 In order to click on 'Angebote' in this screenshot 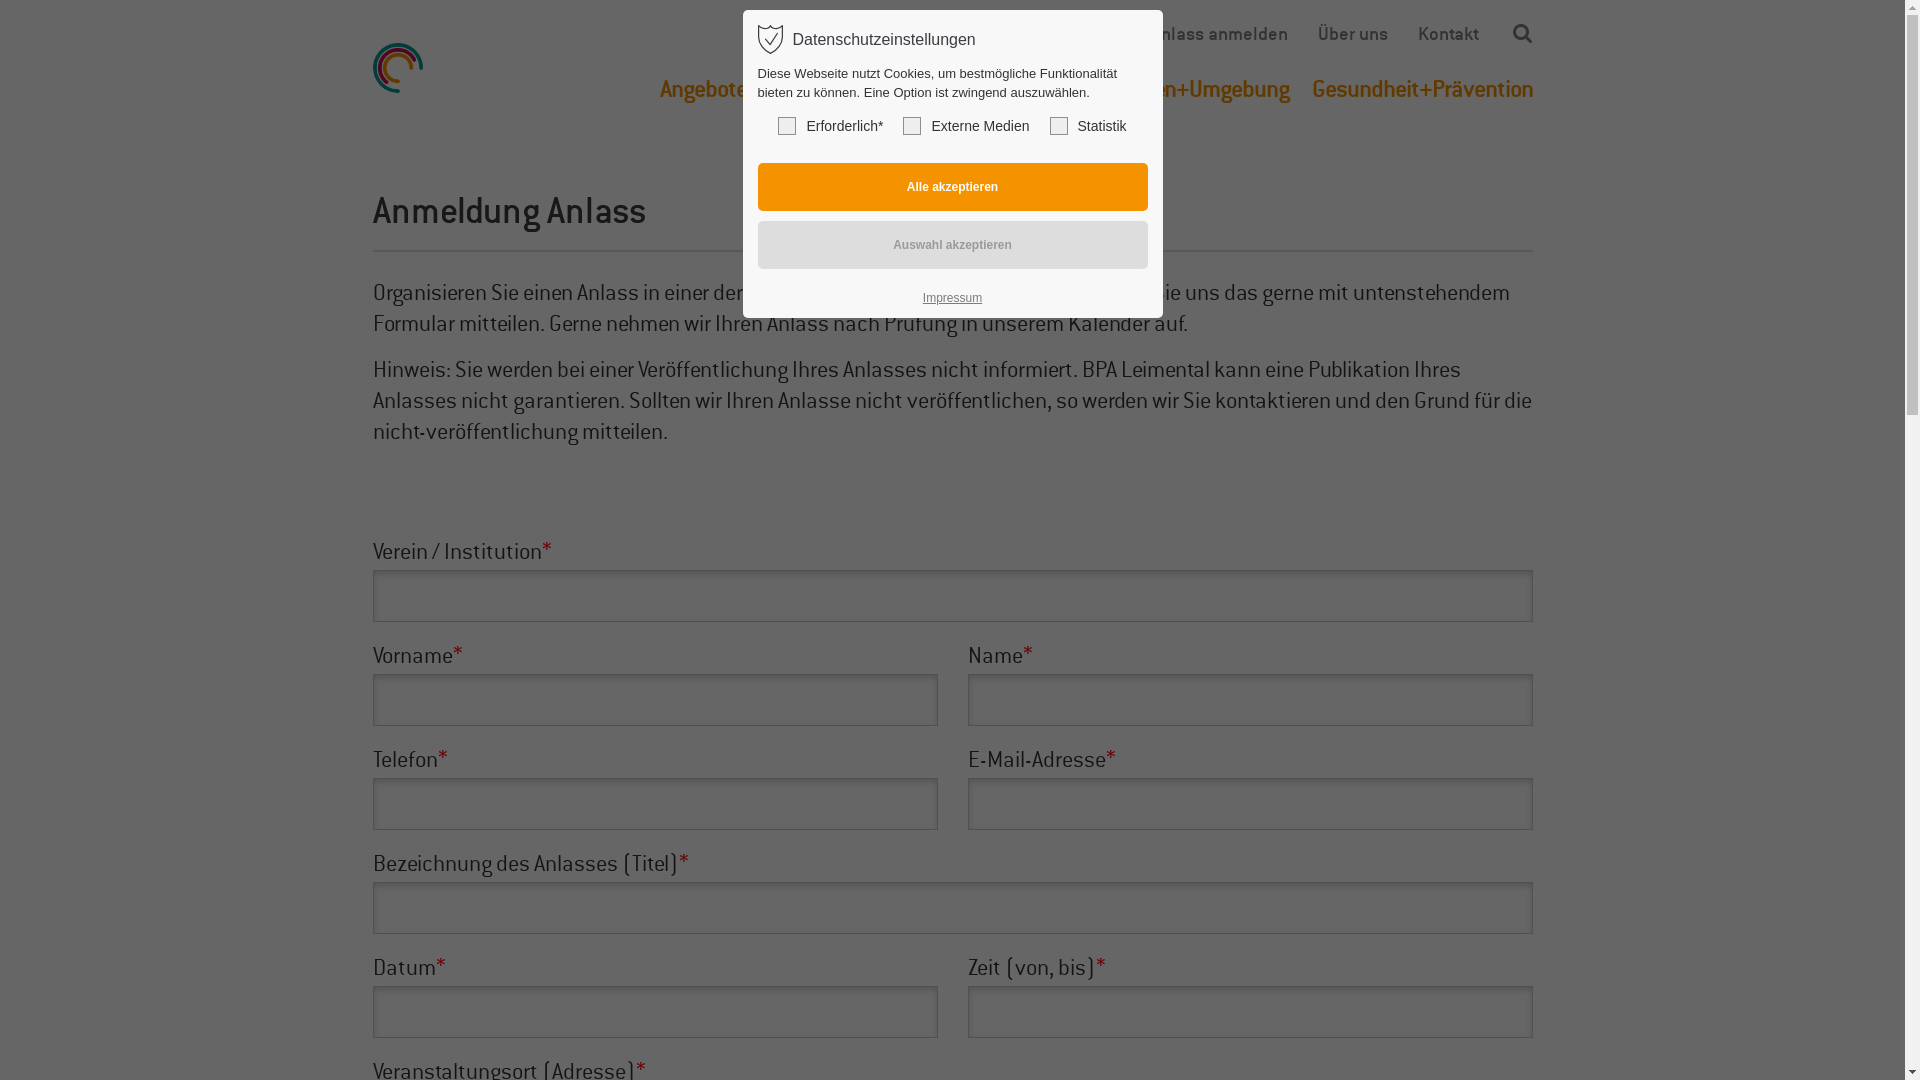, I will do `click(703, 88)`.